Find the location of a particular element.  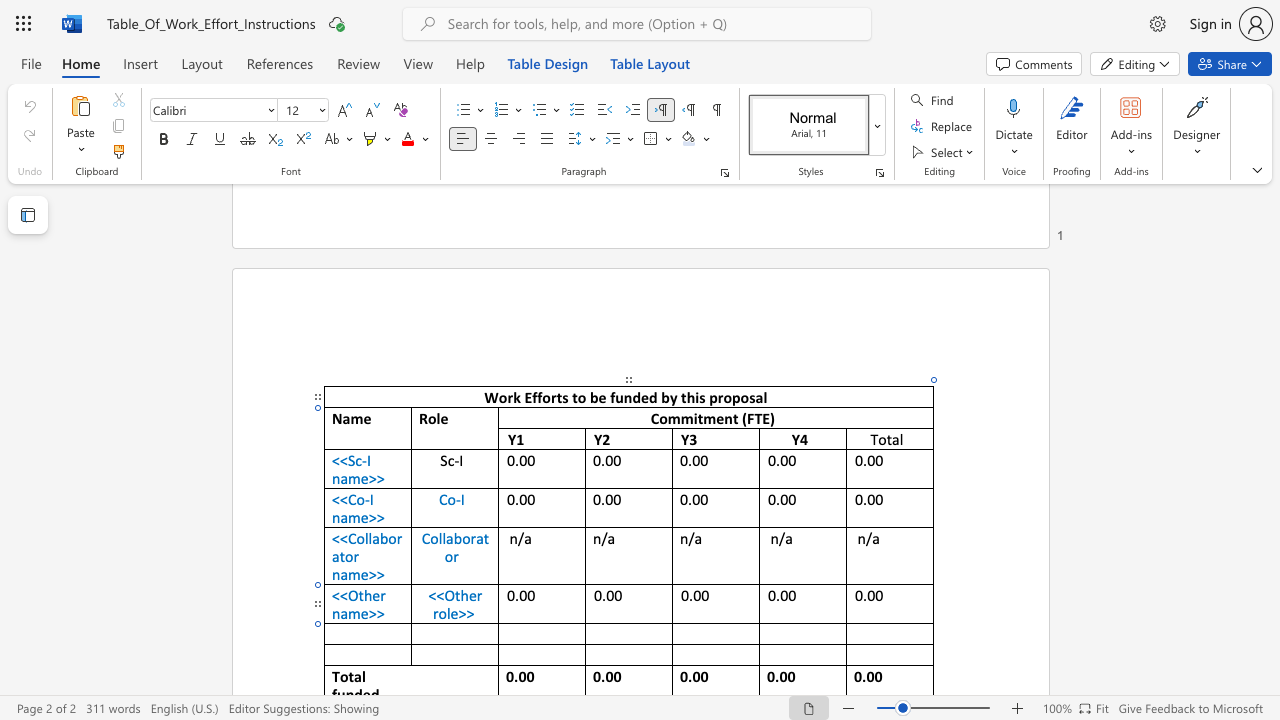

the space between the continuous character "t" and "h" in the text is located at coordinates (460, 594).